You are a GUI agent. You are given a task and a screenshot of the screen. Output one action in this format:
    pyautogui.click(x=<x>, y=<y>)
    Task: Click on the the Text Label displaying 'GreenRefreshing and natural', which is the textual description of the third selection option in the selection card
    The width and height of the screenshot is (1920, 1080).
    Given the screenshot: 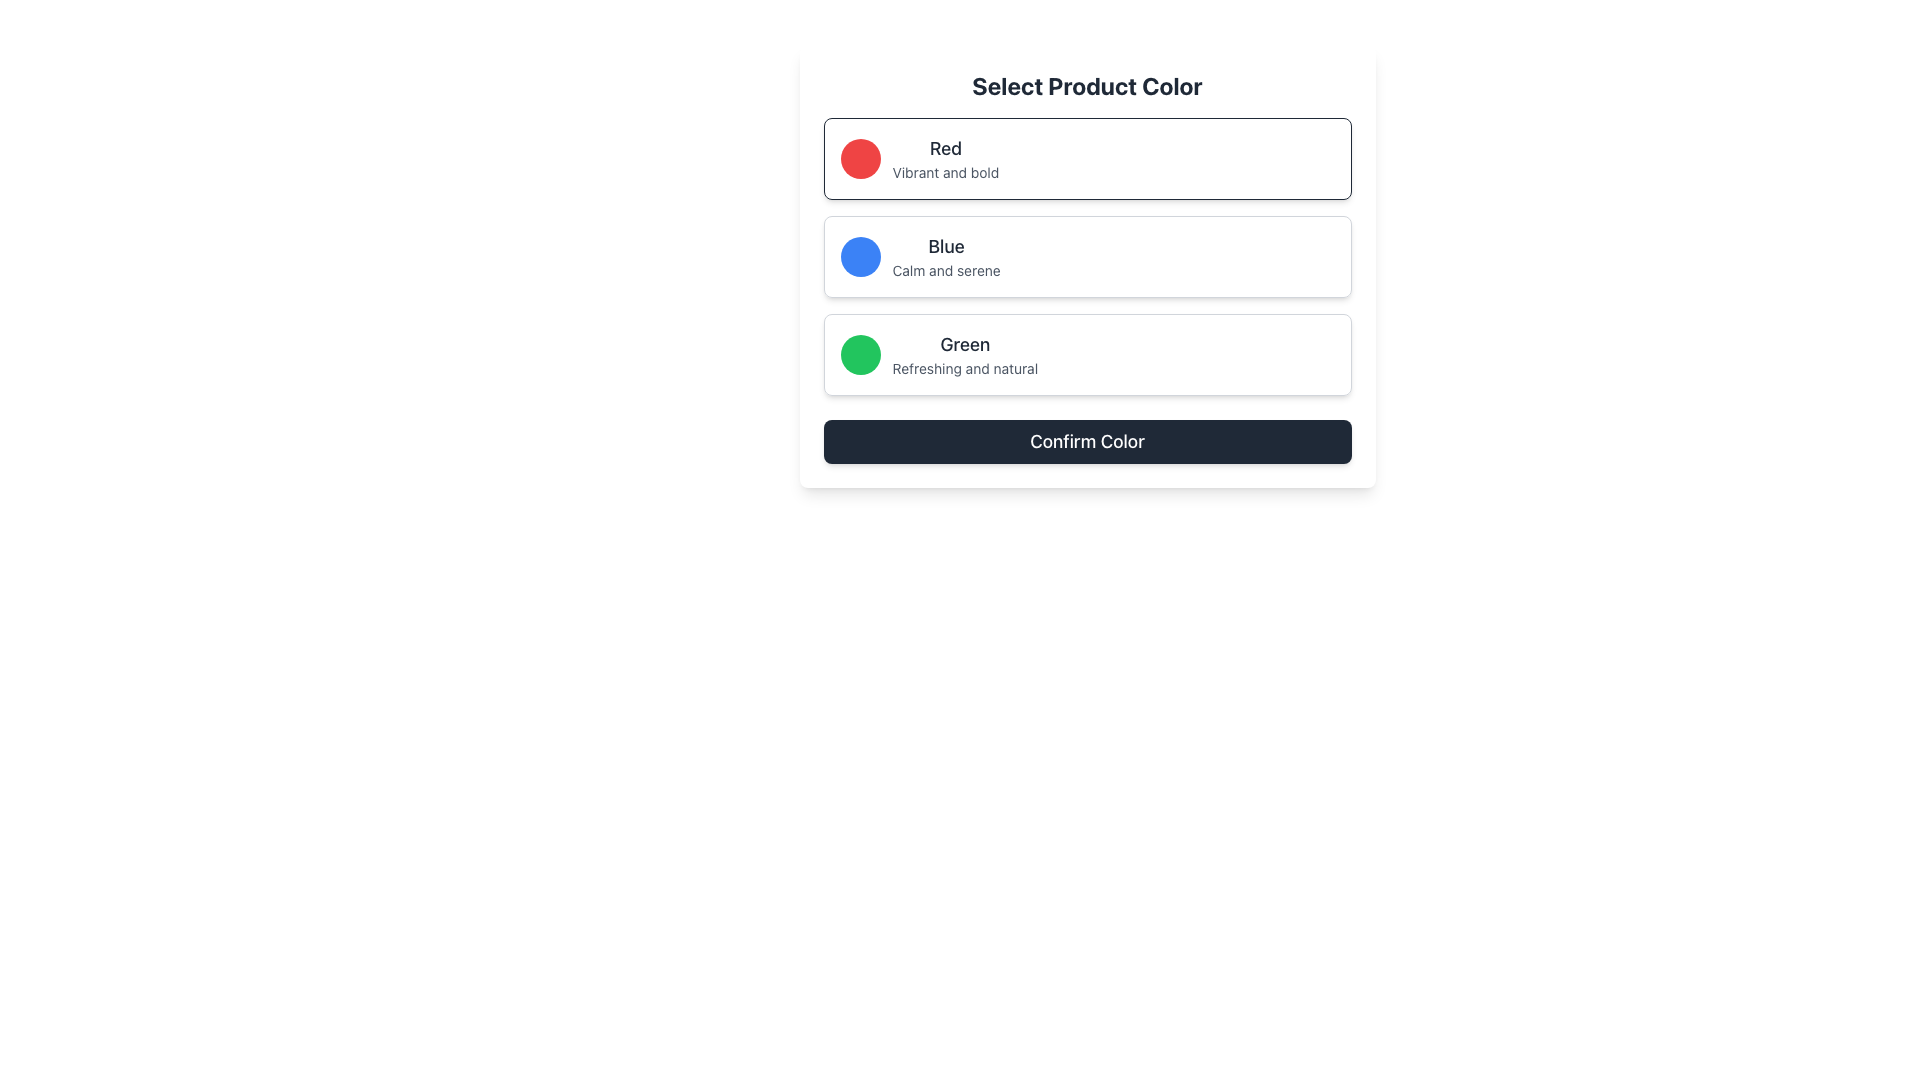 What is the action you would take?
    pyautogui.click(x=965, y=353)
    